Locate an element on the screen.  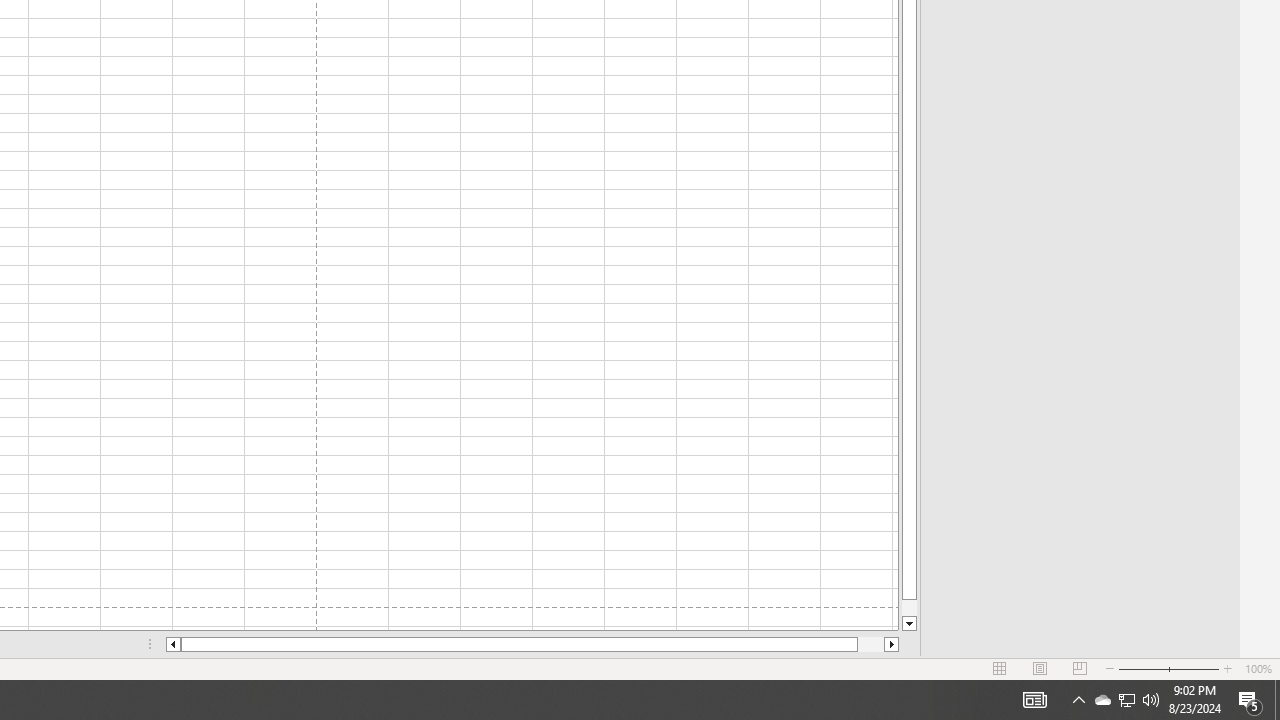
'Column left' is located at coordinates (172, 644).